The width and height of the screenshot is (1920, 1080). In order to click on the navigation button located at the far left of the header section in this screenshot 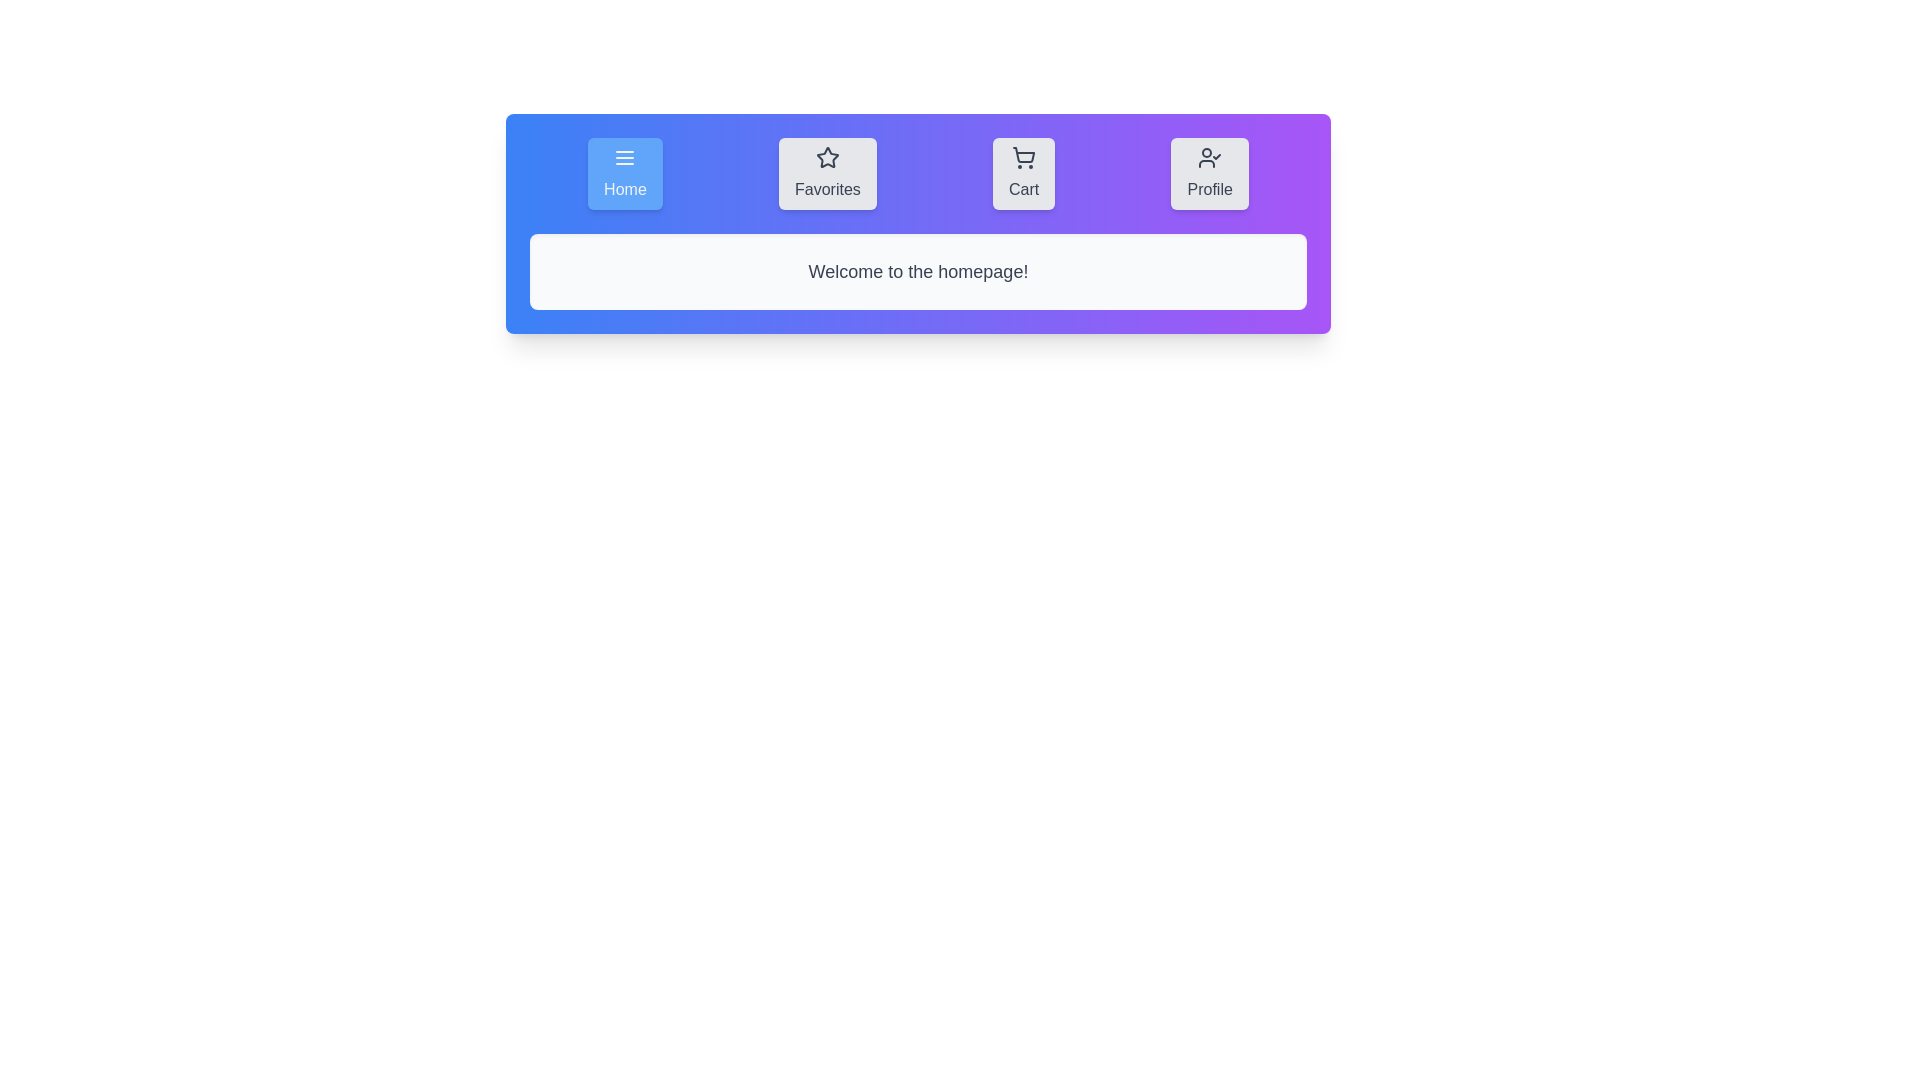, I will do `click(624, 172)`.